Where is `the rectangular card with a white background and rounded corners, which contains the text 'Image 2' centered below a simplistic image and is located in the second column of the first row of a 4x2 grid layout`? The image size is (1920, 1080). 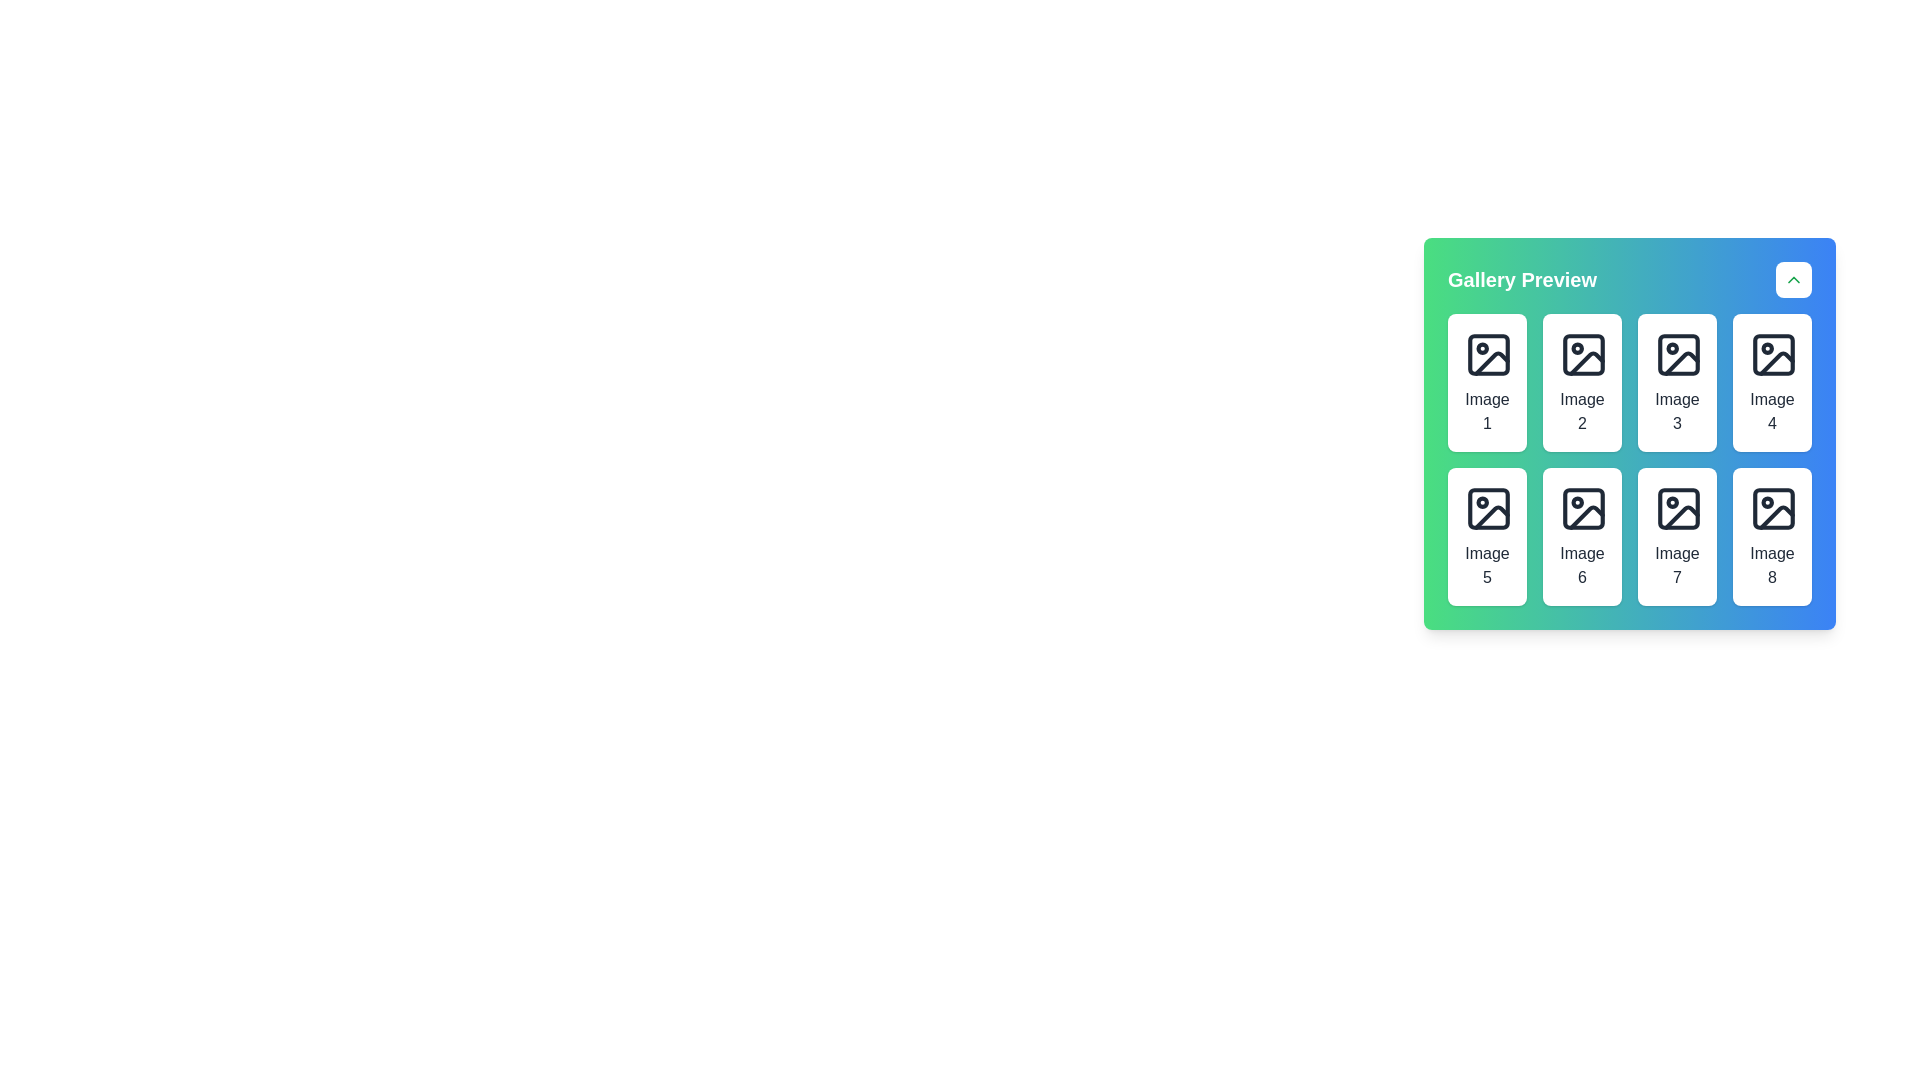 the rectangular card with a white background and rounded corners, which contains the text 'Image 2' centered below a simplistic image and is located in the second column of the first row of a 4x2 grid layout is located at coordinates (1581, 382).